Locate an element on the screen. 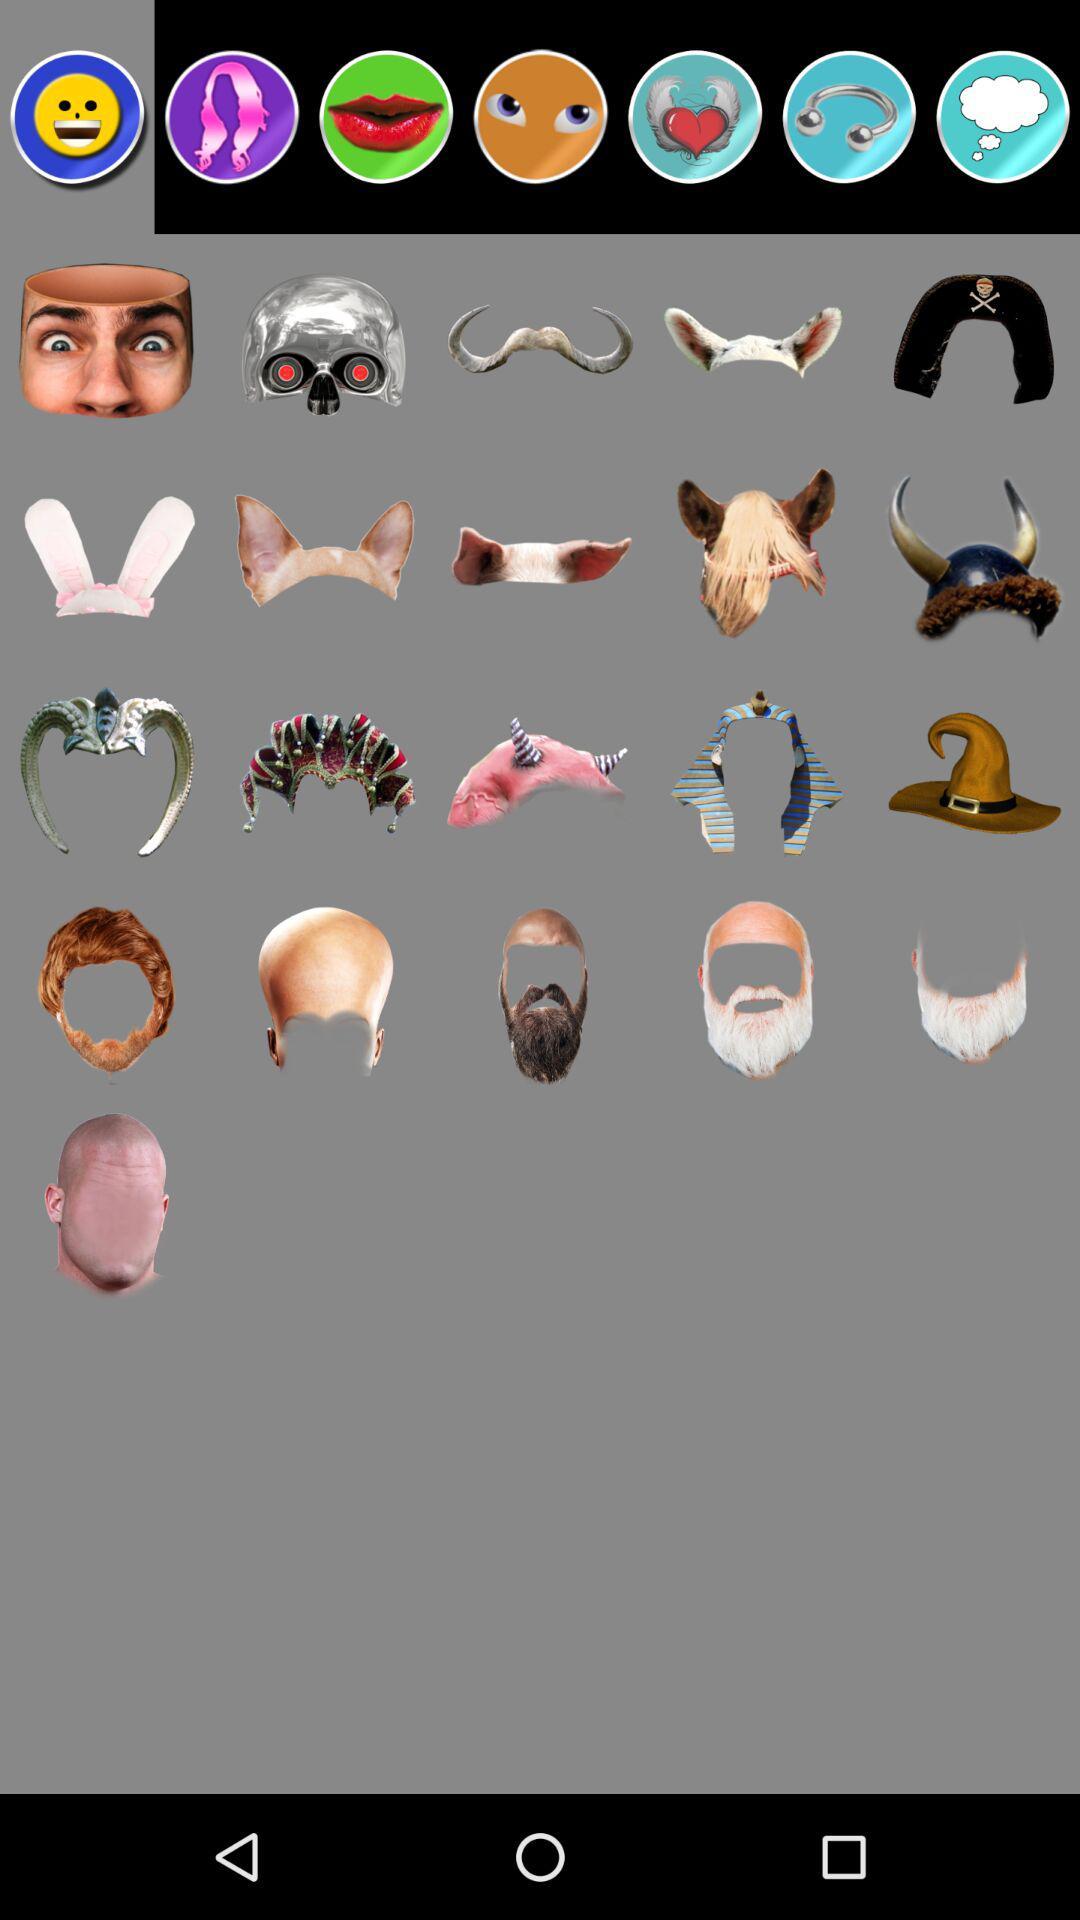 Image resolution: width=1080 pixels, height=1920 pixels. the emoji icon is located at coordinates (540, 124).